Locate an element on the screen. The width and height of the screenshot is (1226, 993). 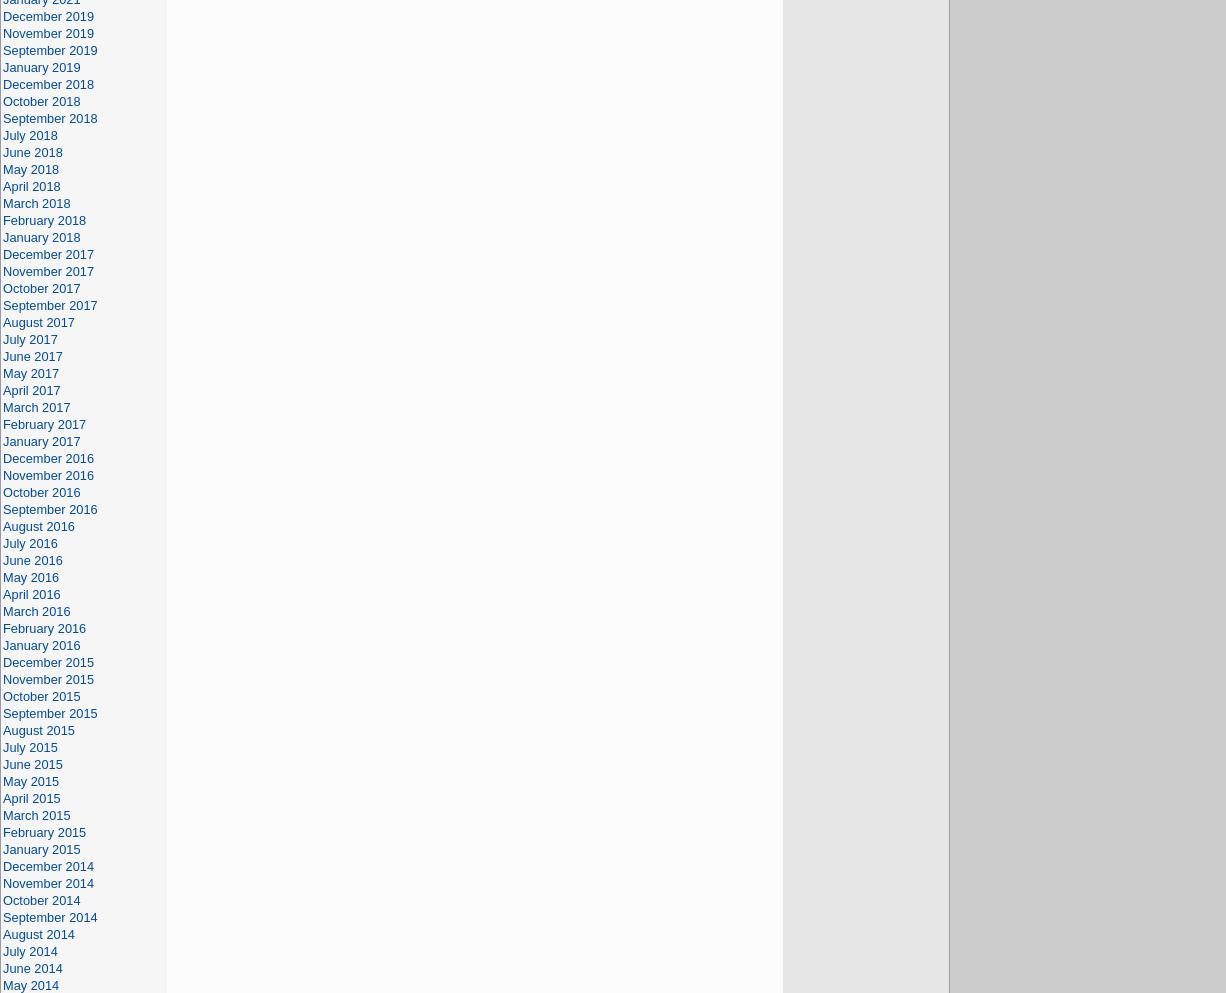
'August 2014' is located at coordinates (38, 933).